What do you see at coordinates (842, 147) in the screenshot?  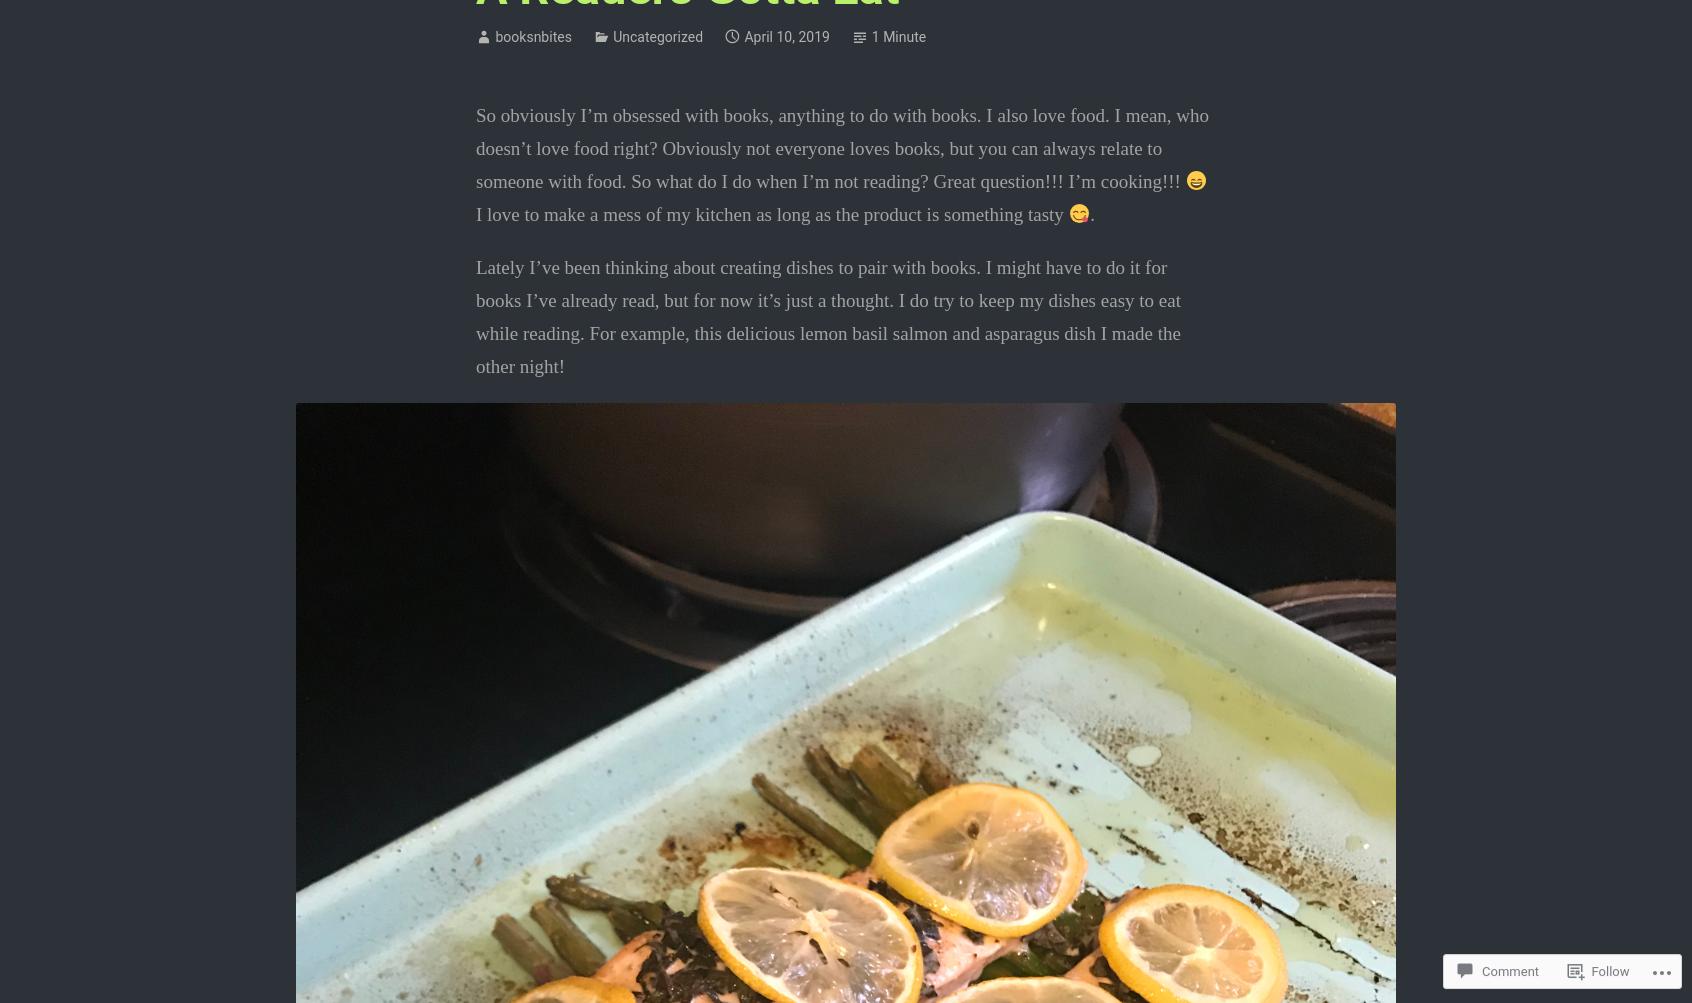 I see `'So obviously I’m obsessed with books, anything to do with books. I also love food. I mean, who doesn’t love food right? Obviously not everyone loves books, but you can always relate to someone with food. So what do I do when I’m not reading? Great question!!! I’m cooking!!!'` at bounding box center [842, 147].